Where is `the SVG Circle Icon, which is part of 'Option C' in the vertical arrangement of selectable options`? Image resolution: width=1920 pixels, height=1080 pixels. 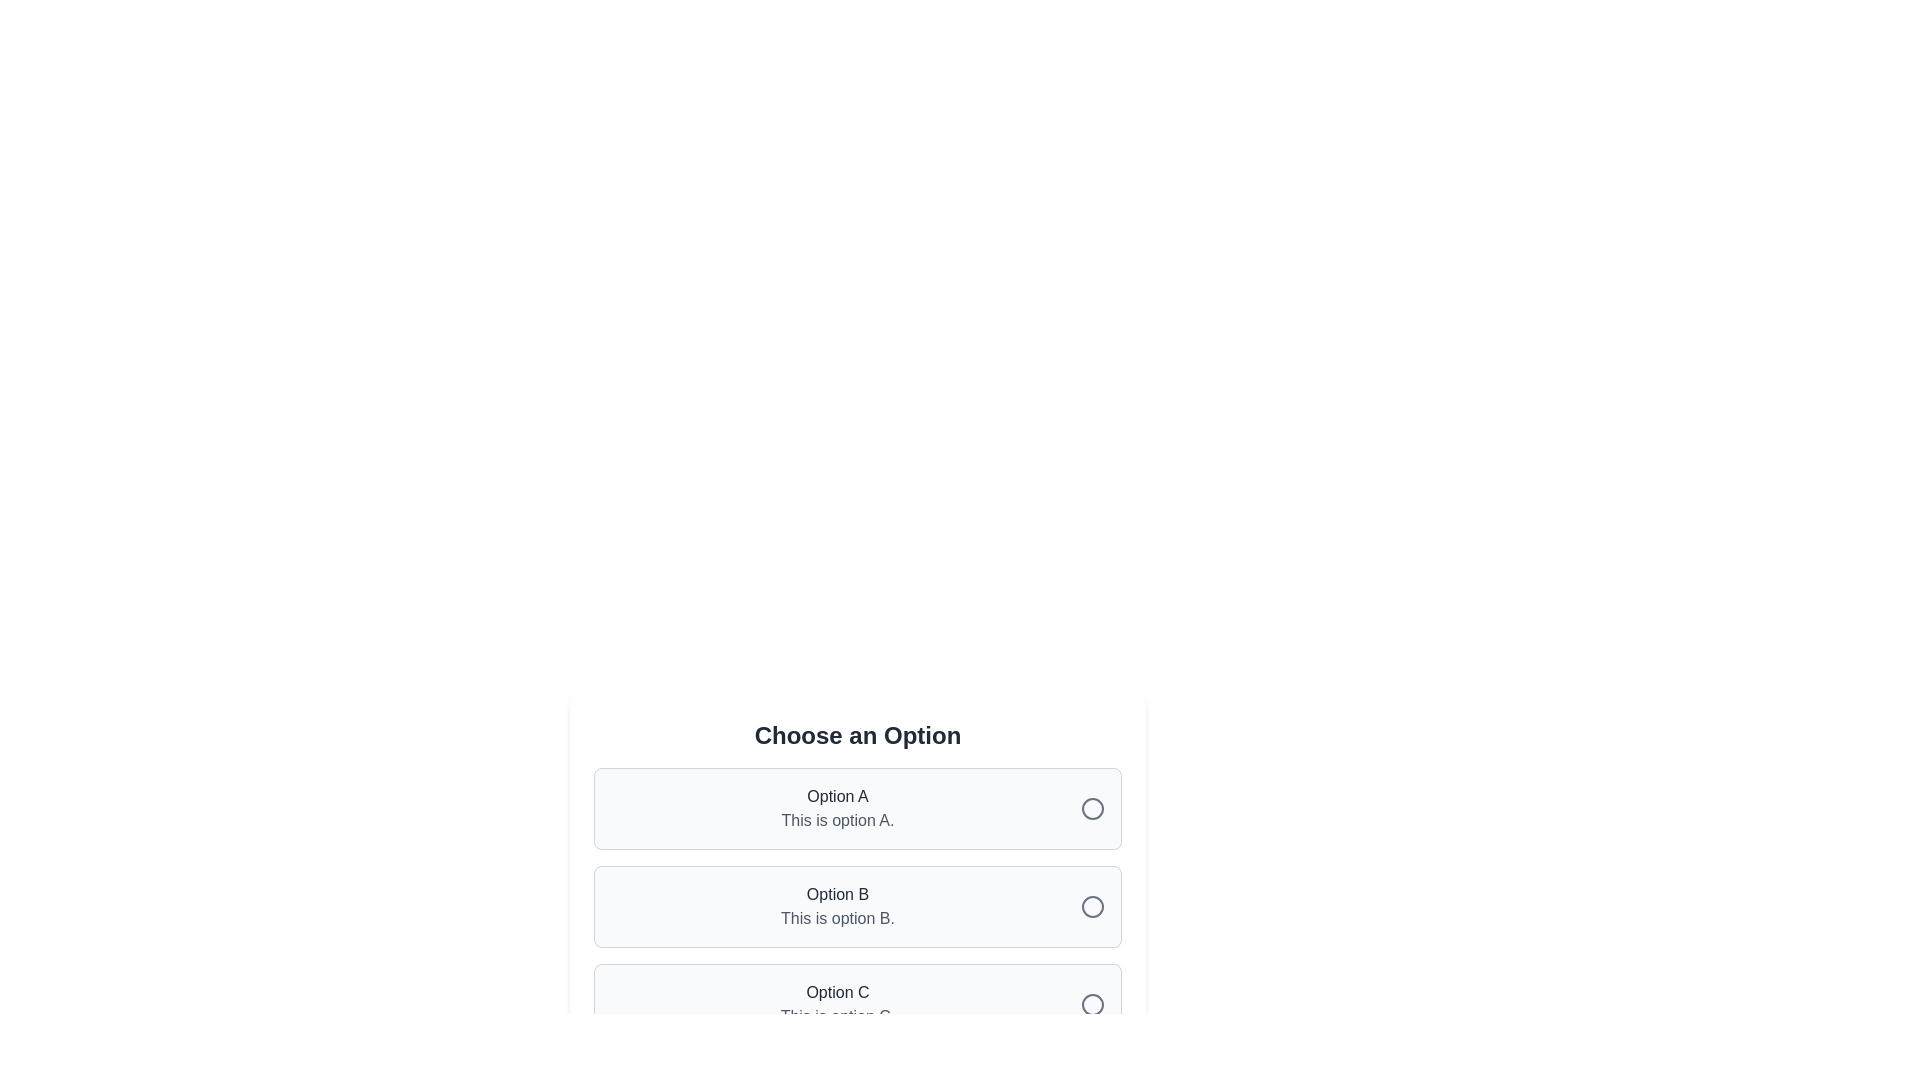
the SVG Circle Icon, which is part of 'Option C' in the vertical arrangement of selectable options is located at coordinates (1092, 1005).